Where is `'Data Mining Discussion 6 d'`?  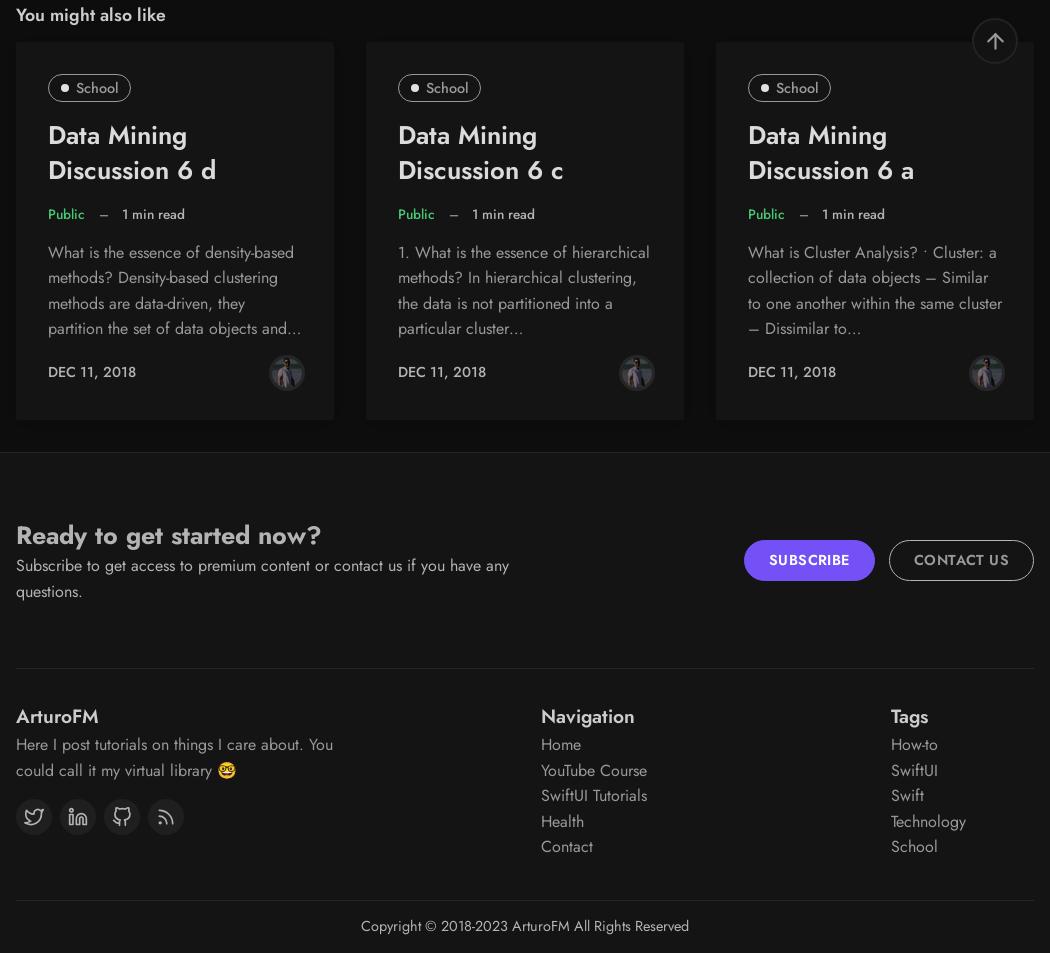 'Data Mining Discussion 6 d' is located at coordinates (46, 151).